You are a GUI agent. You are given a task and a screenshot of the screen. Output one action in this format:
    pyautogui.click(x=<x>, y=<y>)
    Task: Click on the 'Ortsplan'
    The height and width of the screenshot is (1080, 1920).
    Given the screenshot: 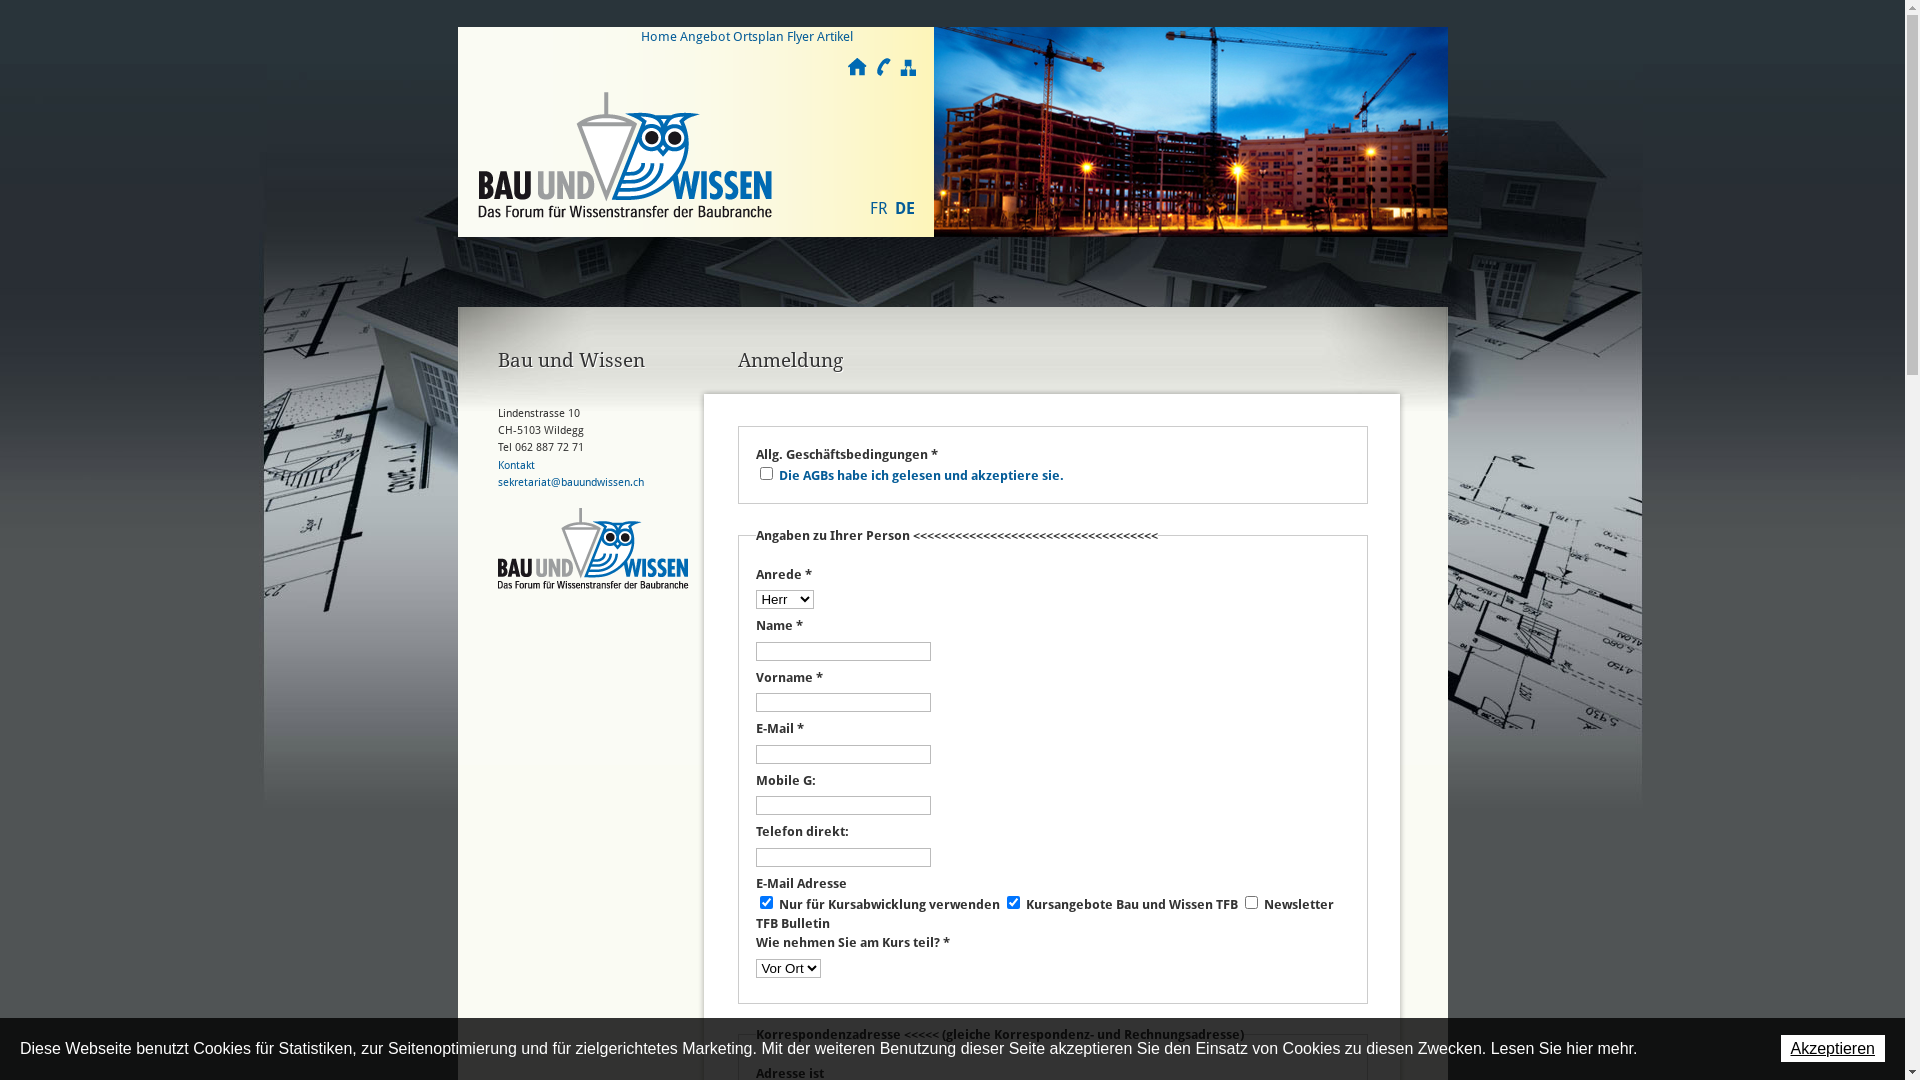 What is the action you would take?
    pyautogui.click(x=757, y=36)
    